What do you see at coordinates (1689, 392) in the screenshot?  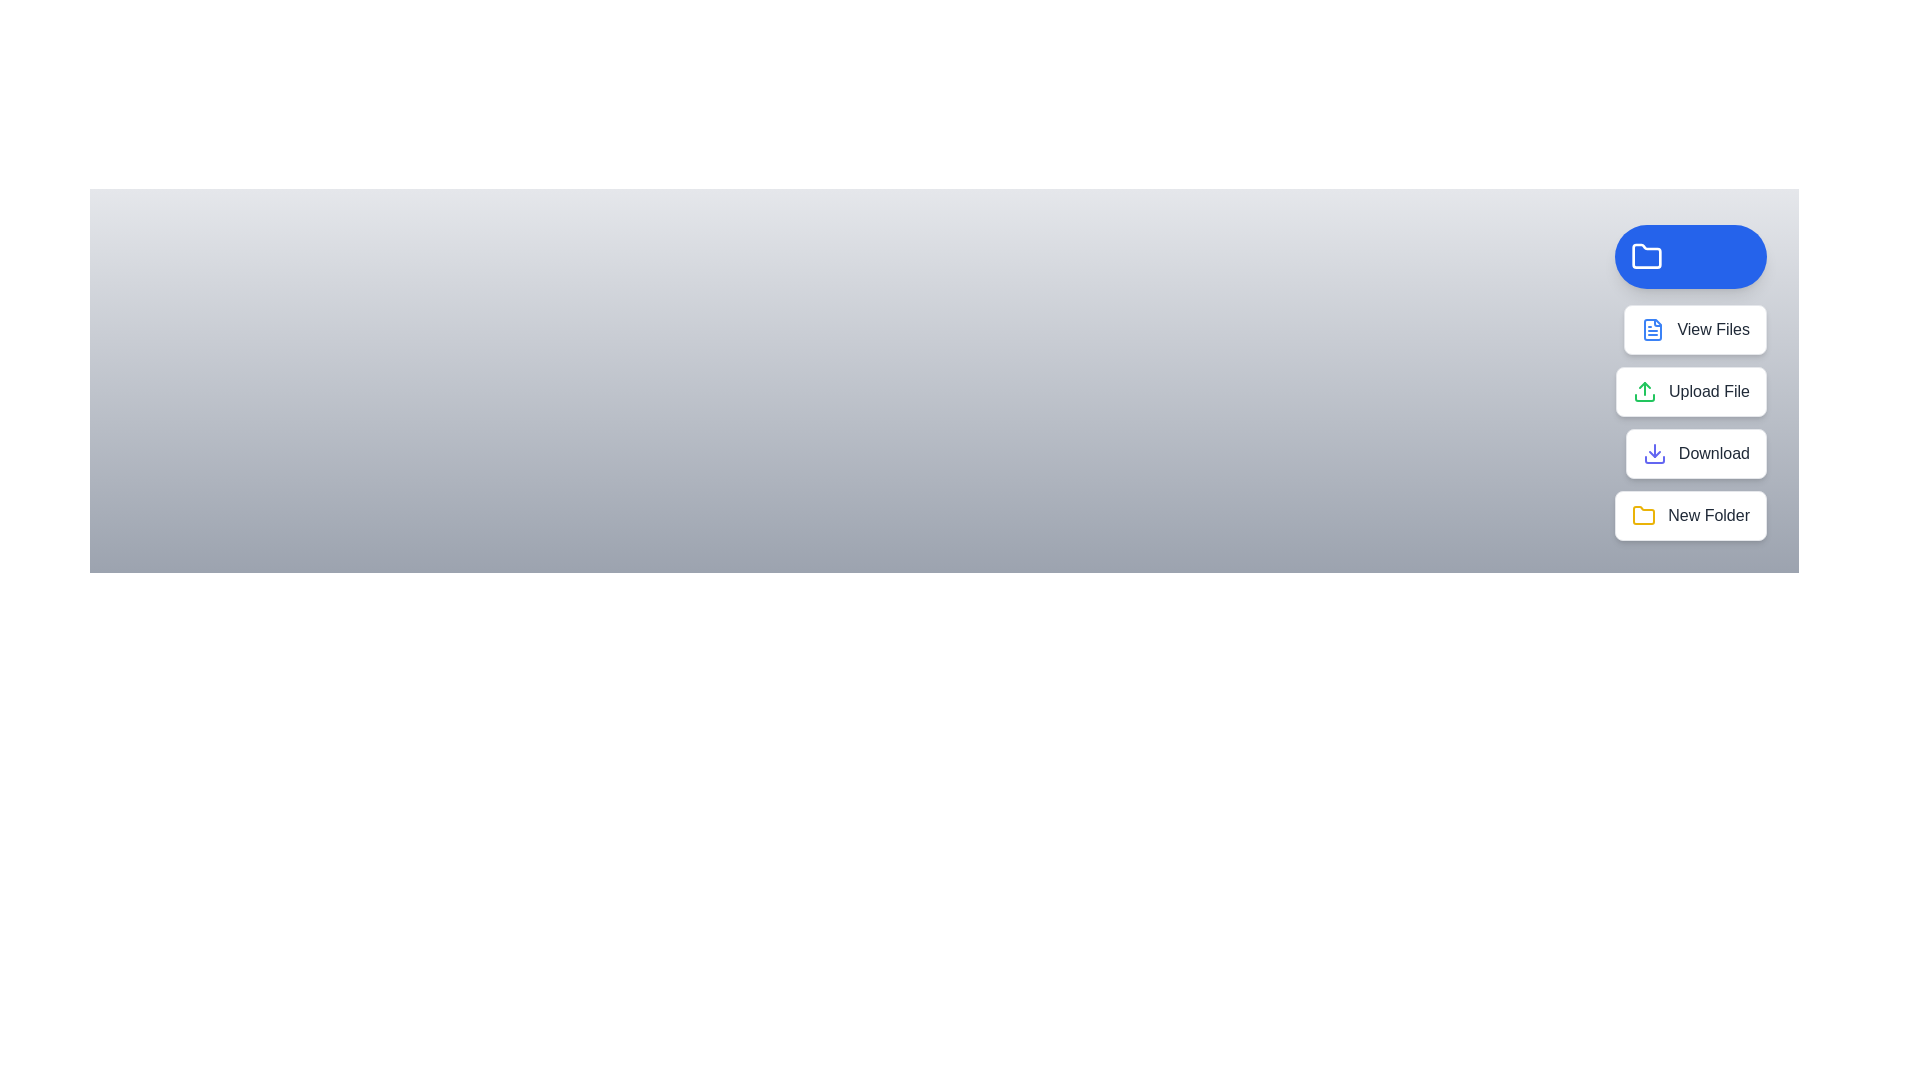 I see `the 'Upload File' button to initiate the file upload process` at bounding box center [1689, 392].